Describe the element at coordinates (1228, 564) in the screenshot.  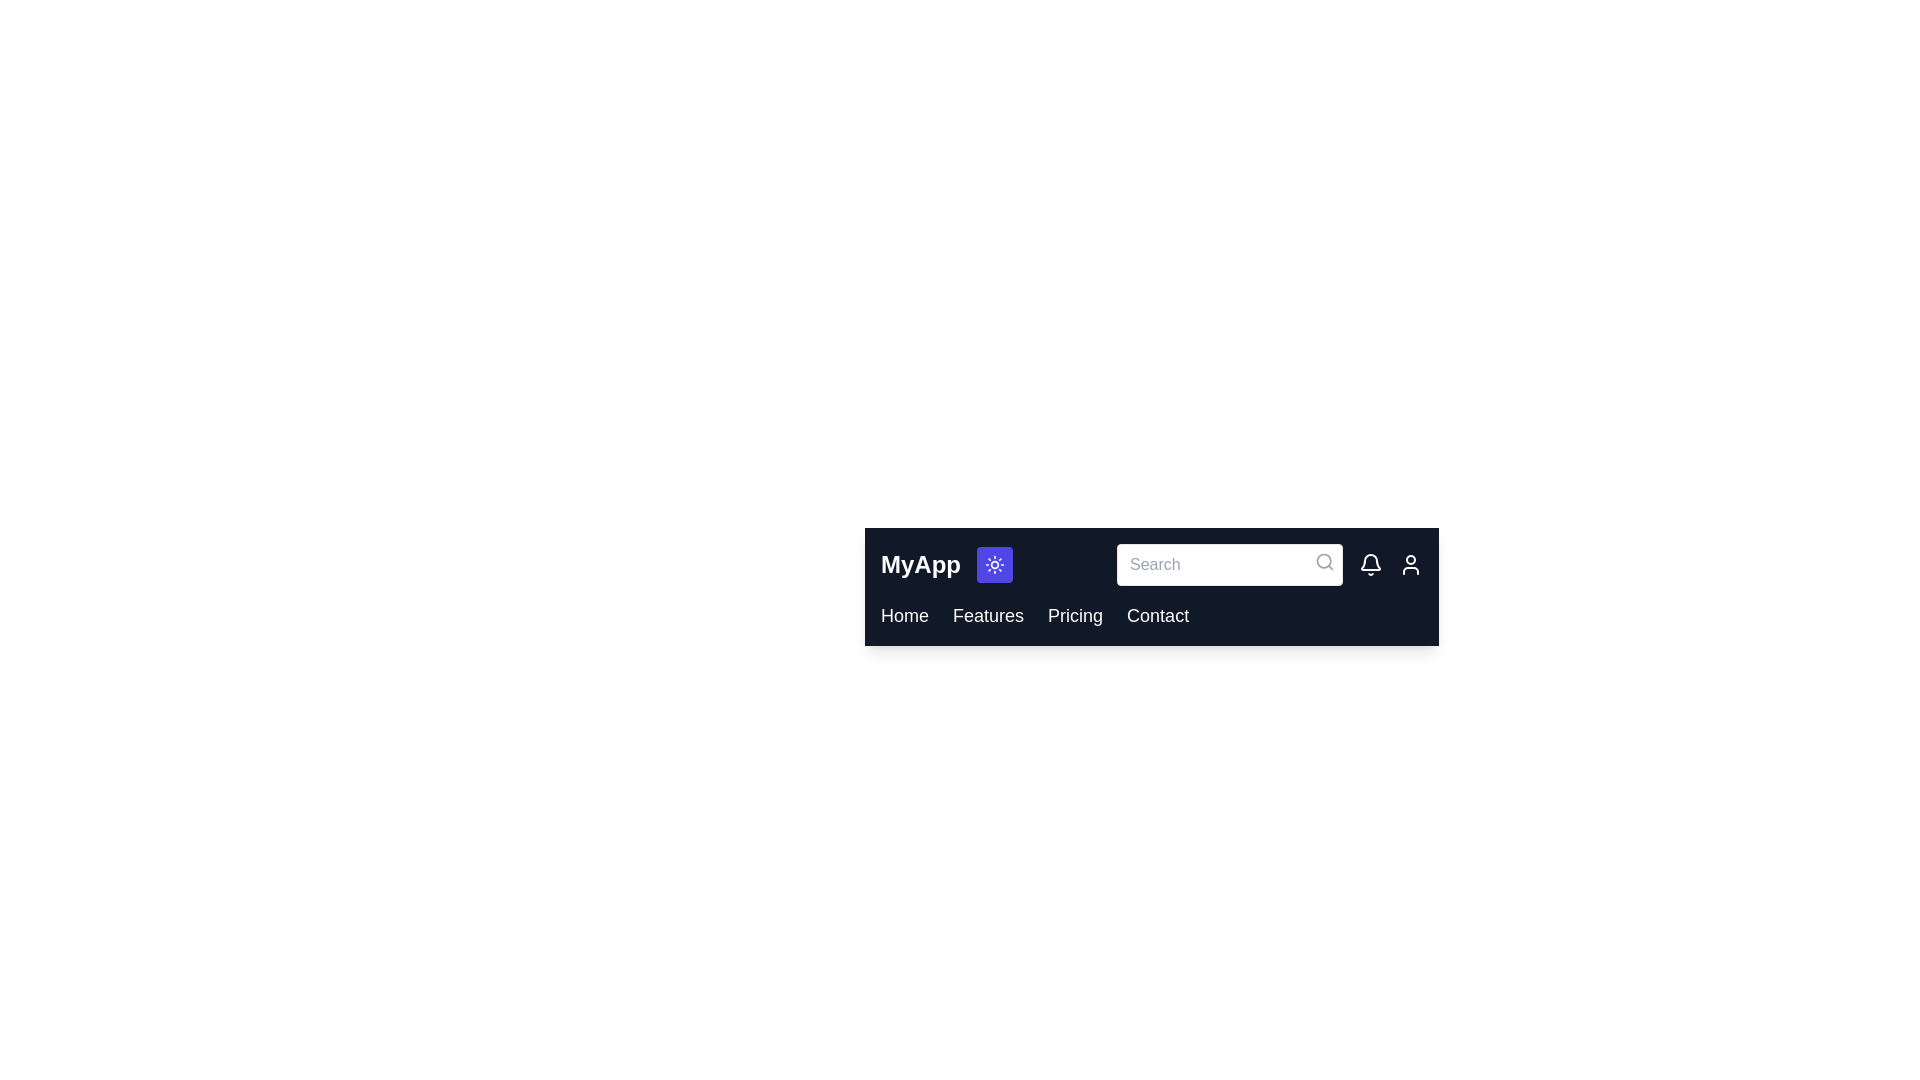
I see `the search bar and type a query` at that location.